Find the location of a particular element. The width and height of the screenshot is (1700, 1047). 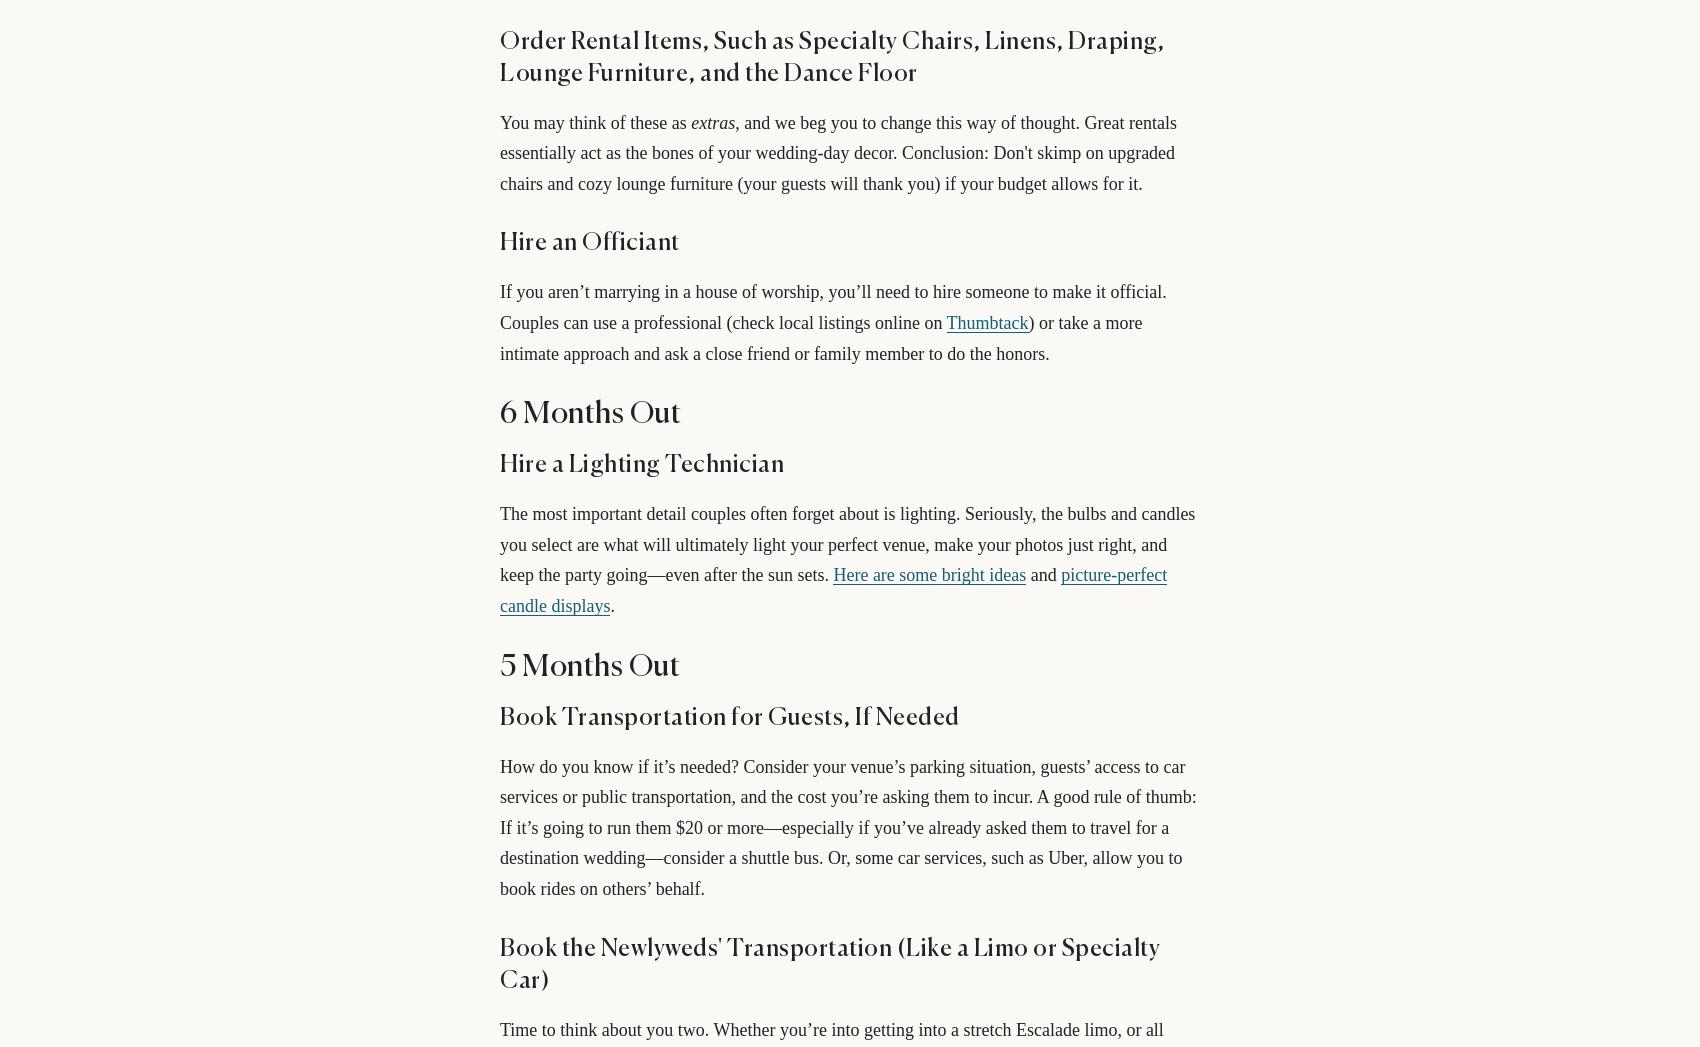

'picture-perfect candle displays' is located at coordinates (832, 589).